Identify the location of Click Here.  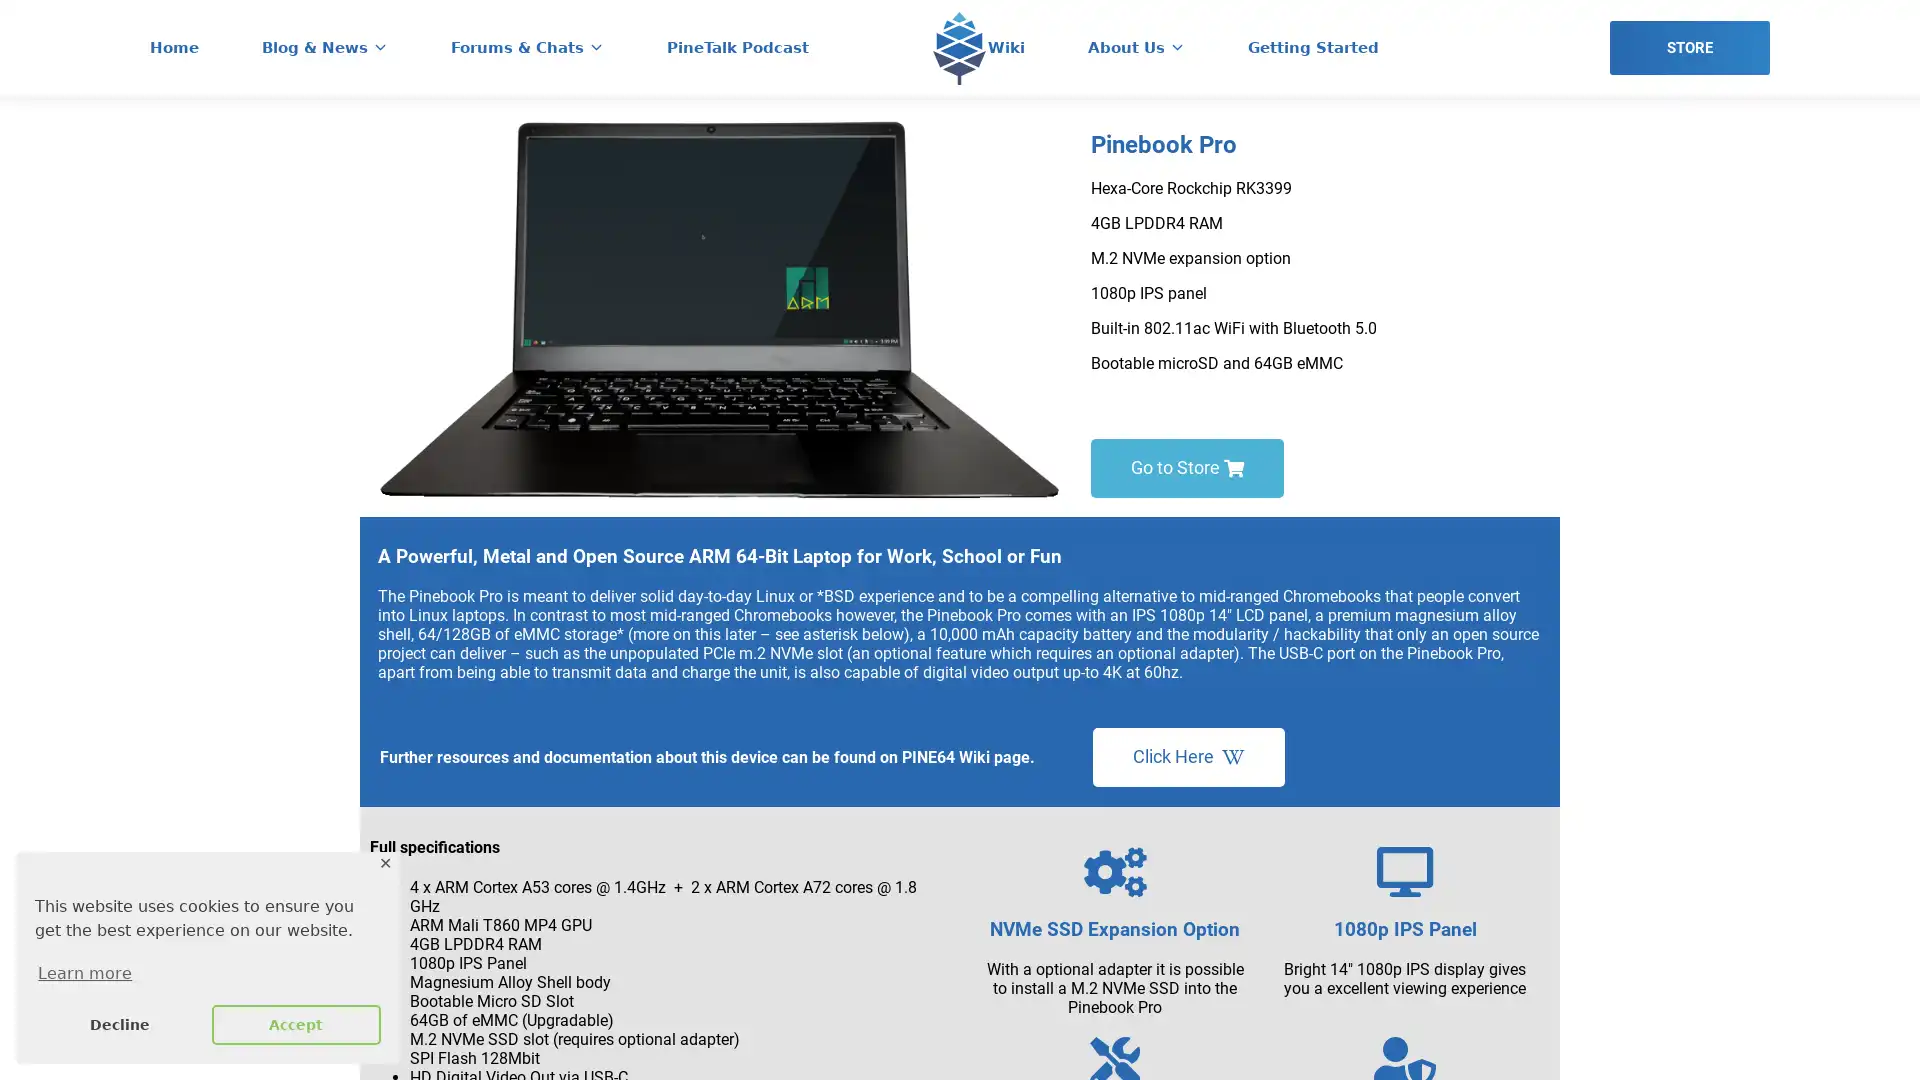
(1187, 756).